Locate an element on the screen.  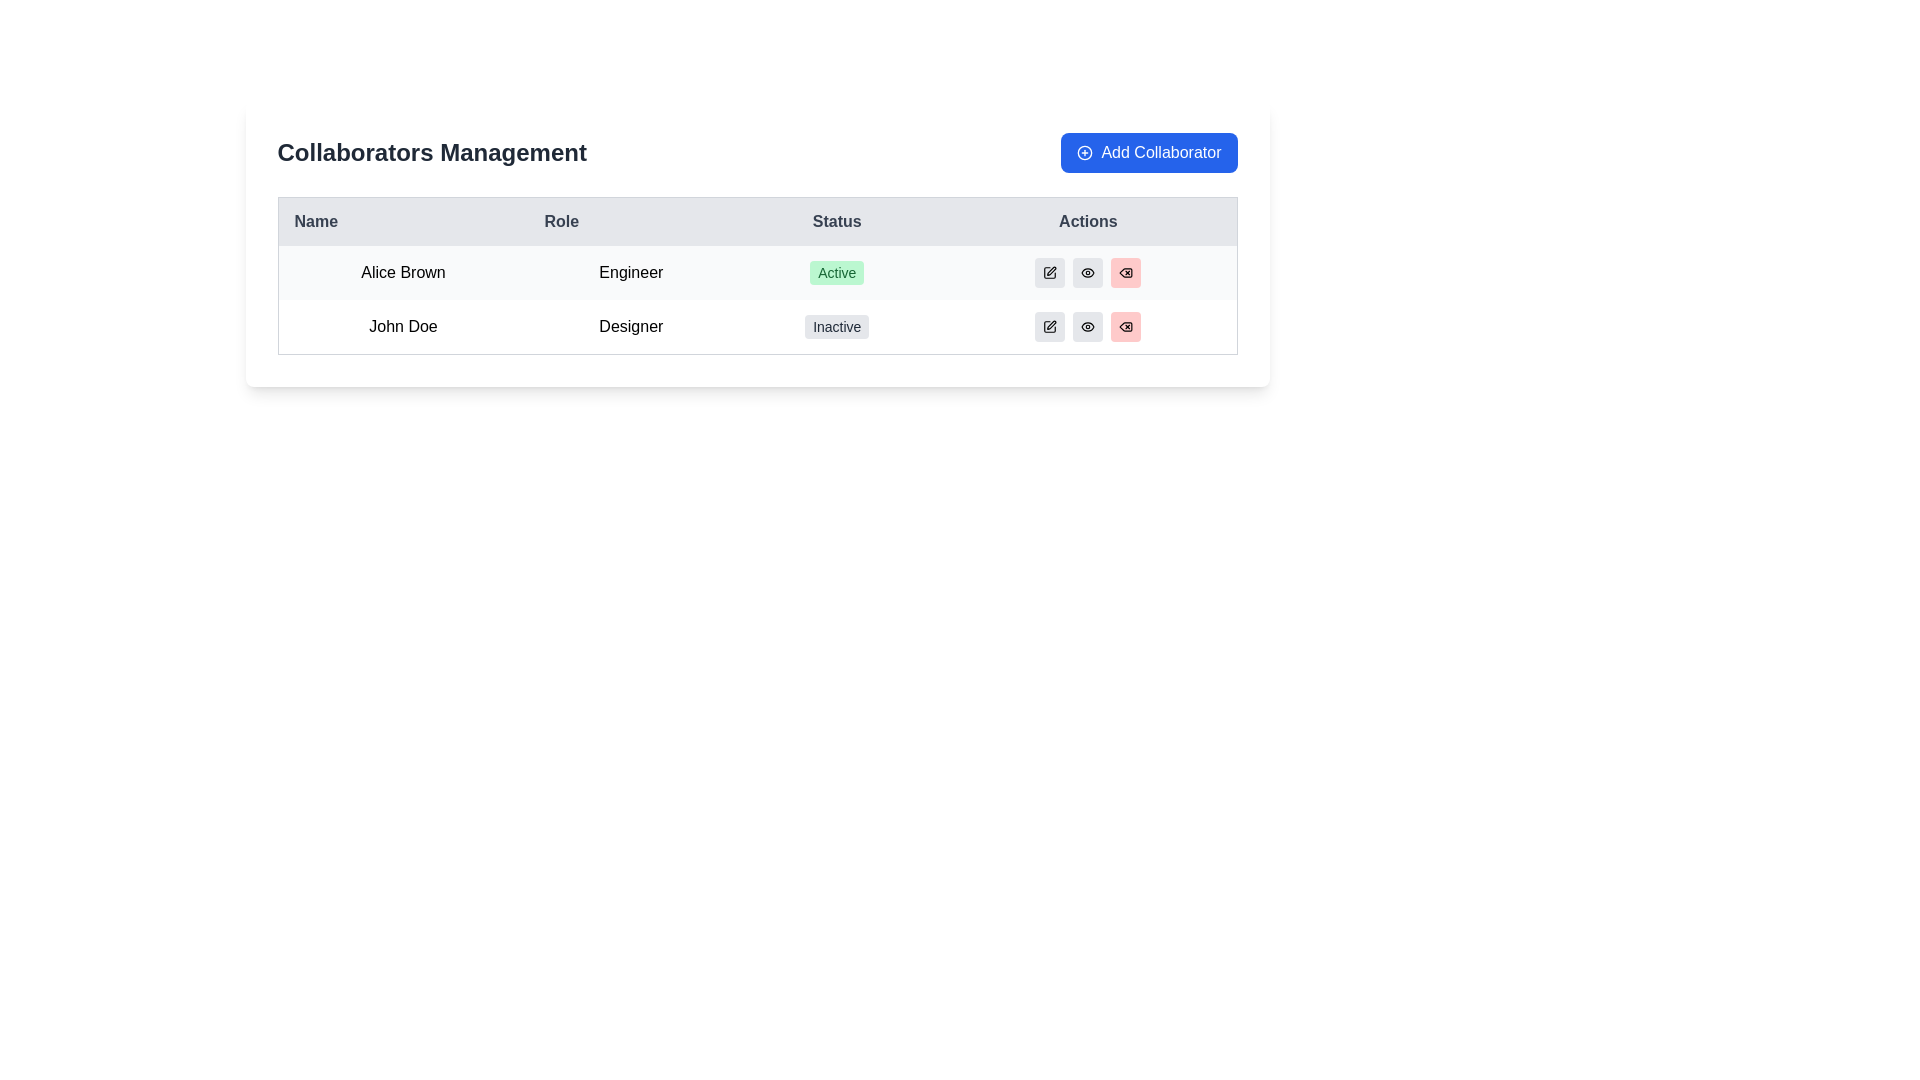
status text from the Status indicator badge indicating 'Active' for user 'Alice Brown', who has the role 'Engineer' is located at coordinates (837, 273).